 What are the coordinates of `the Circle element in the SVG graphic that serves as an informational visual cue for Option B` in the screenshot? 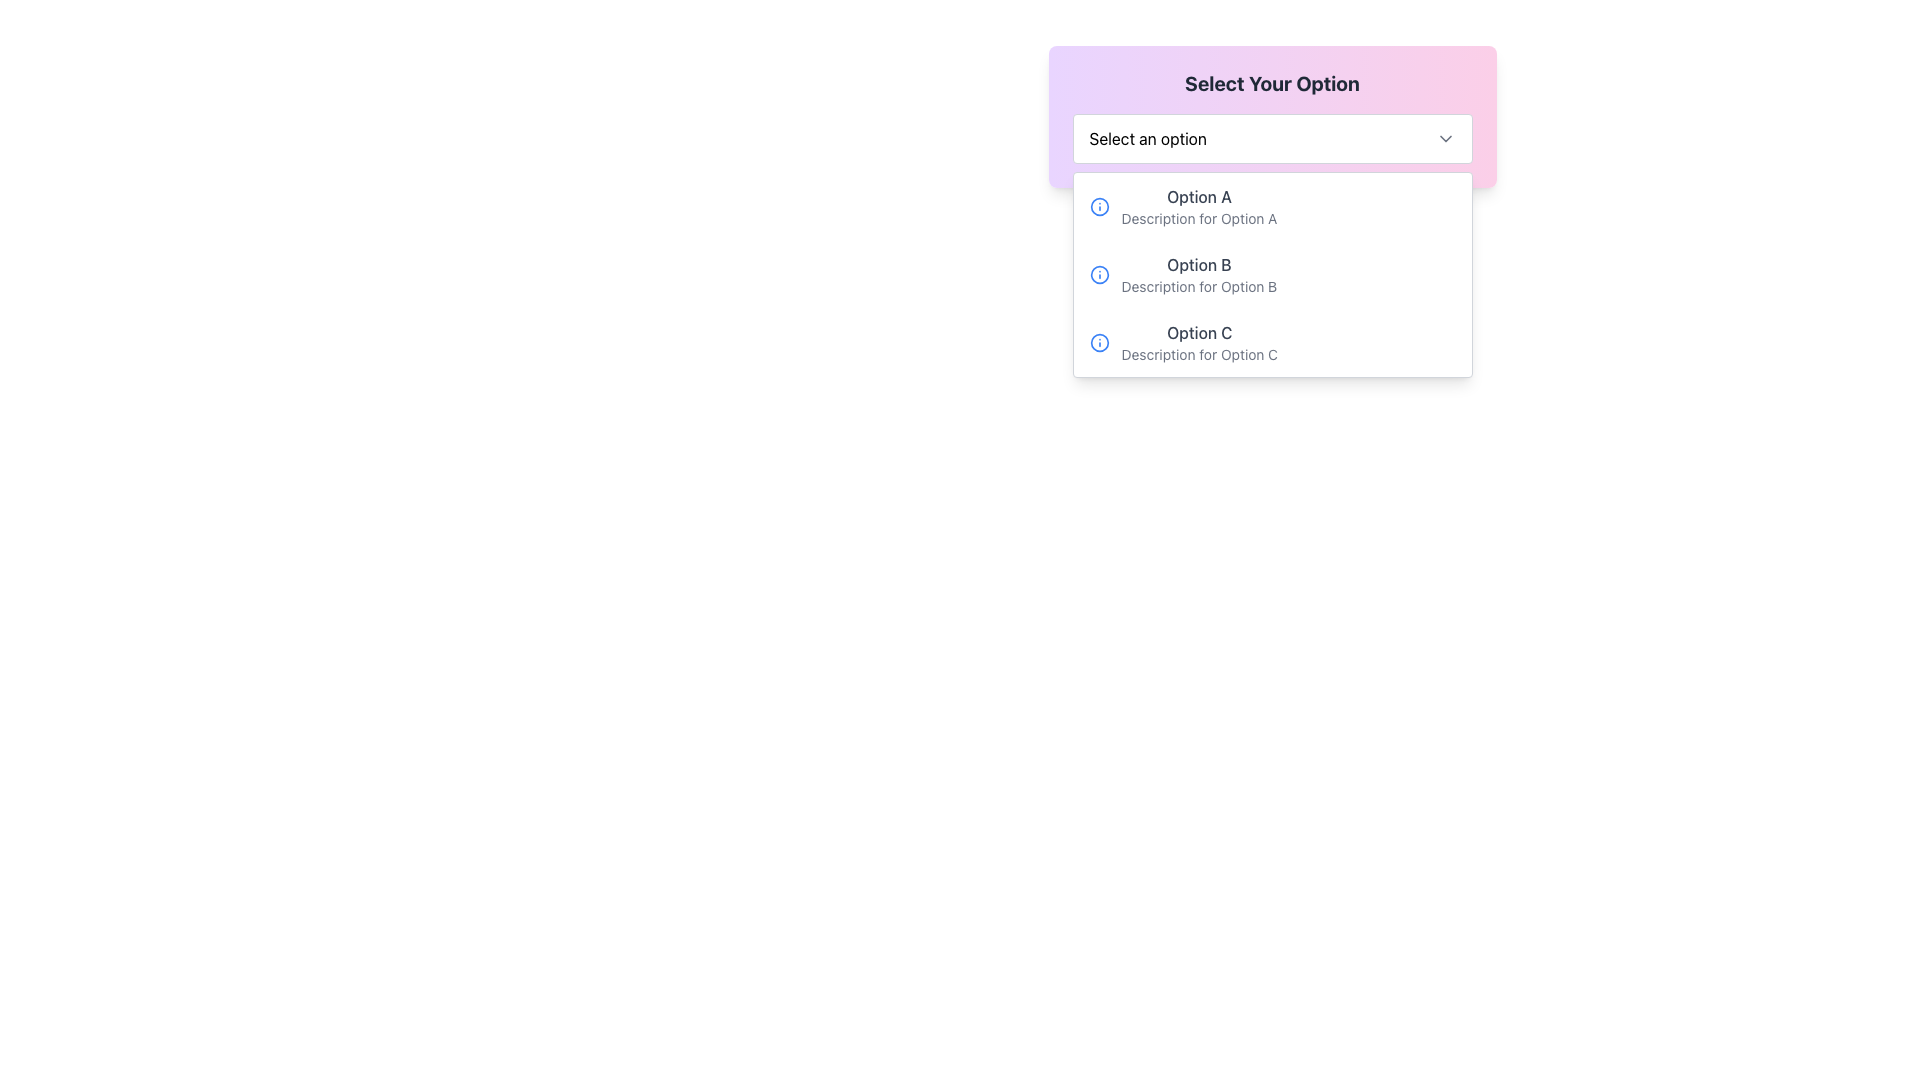 It's located at (1098, 274).